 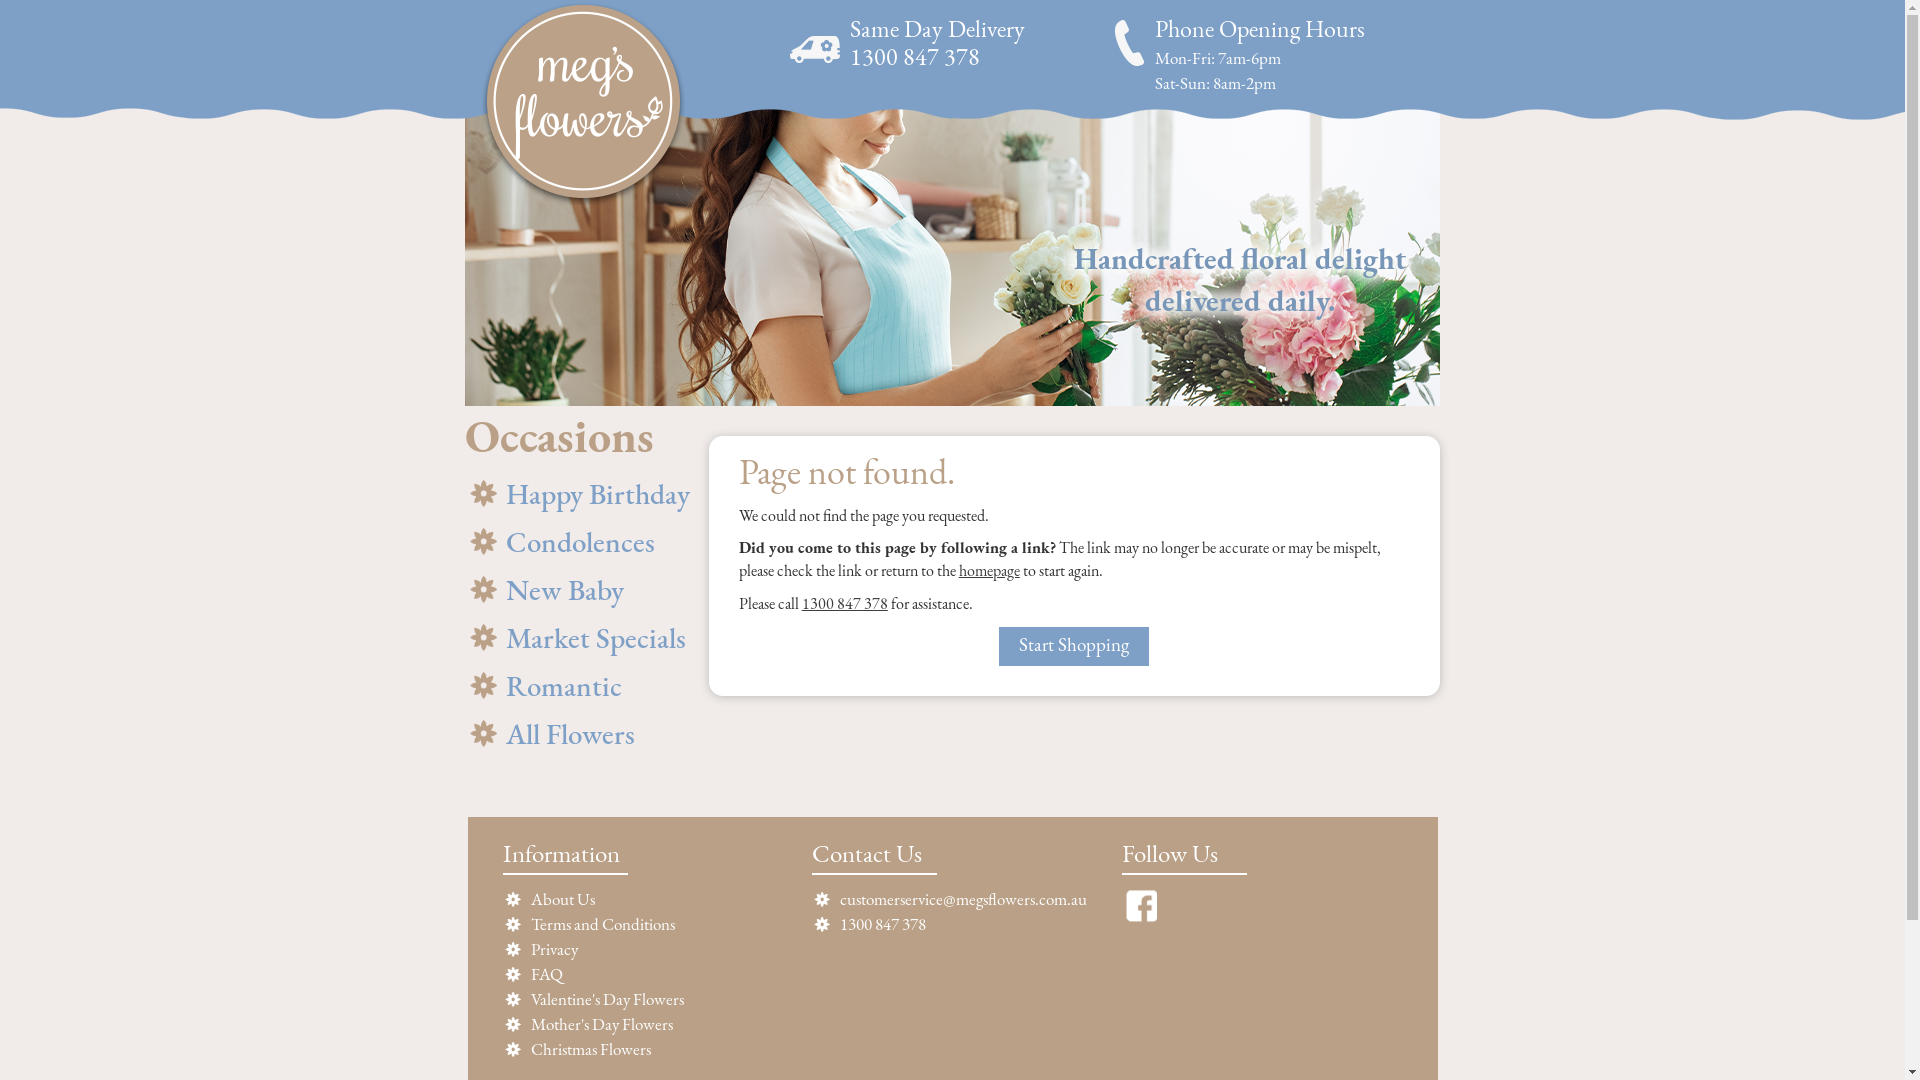 What do you see at coordinates (578, 589) in the screenshot?
I see `'New Baby'` at bounding box center [578, 589].